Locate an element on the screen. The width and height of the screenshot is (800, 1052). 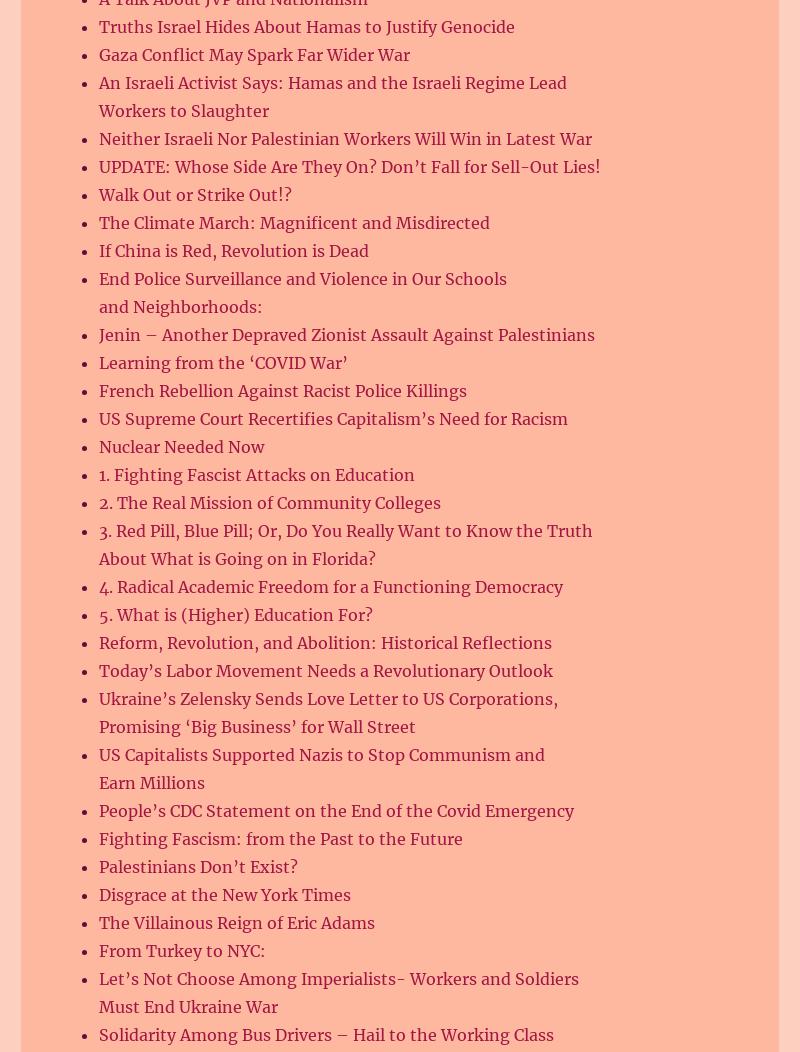
'If China is Red, Revolution is Dead' is located at coordinates (233, 250).